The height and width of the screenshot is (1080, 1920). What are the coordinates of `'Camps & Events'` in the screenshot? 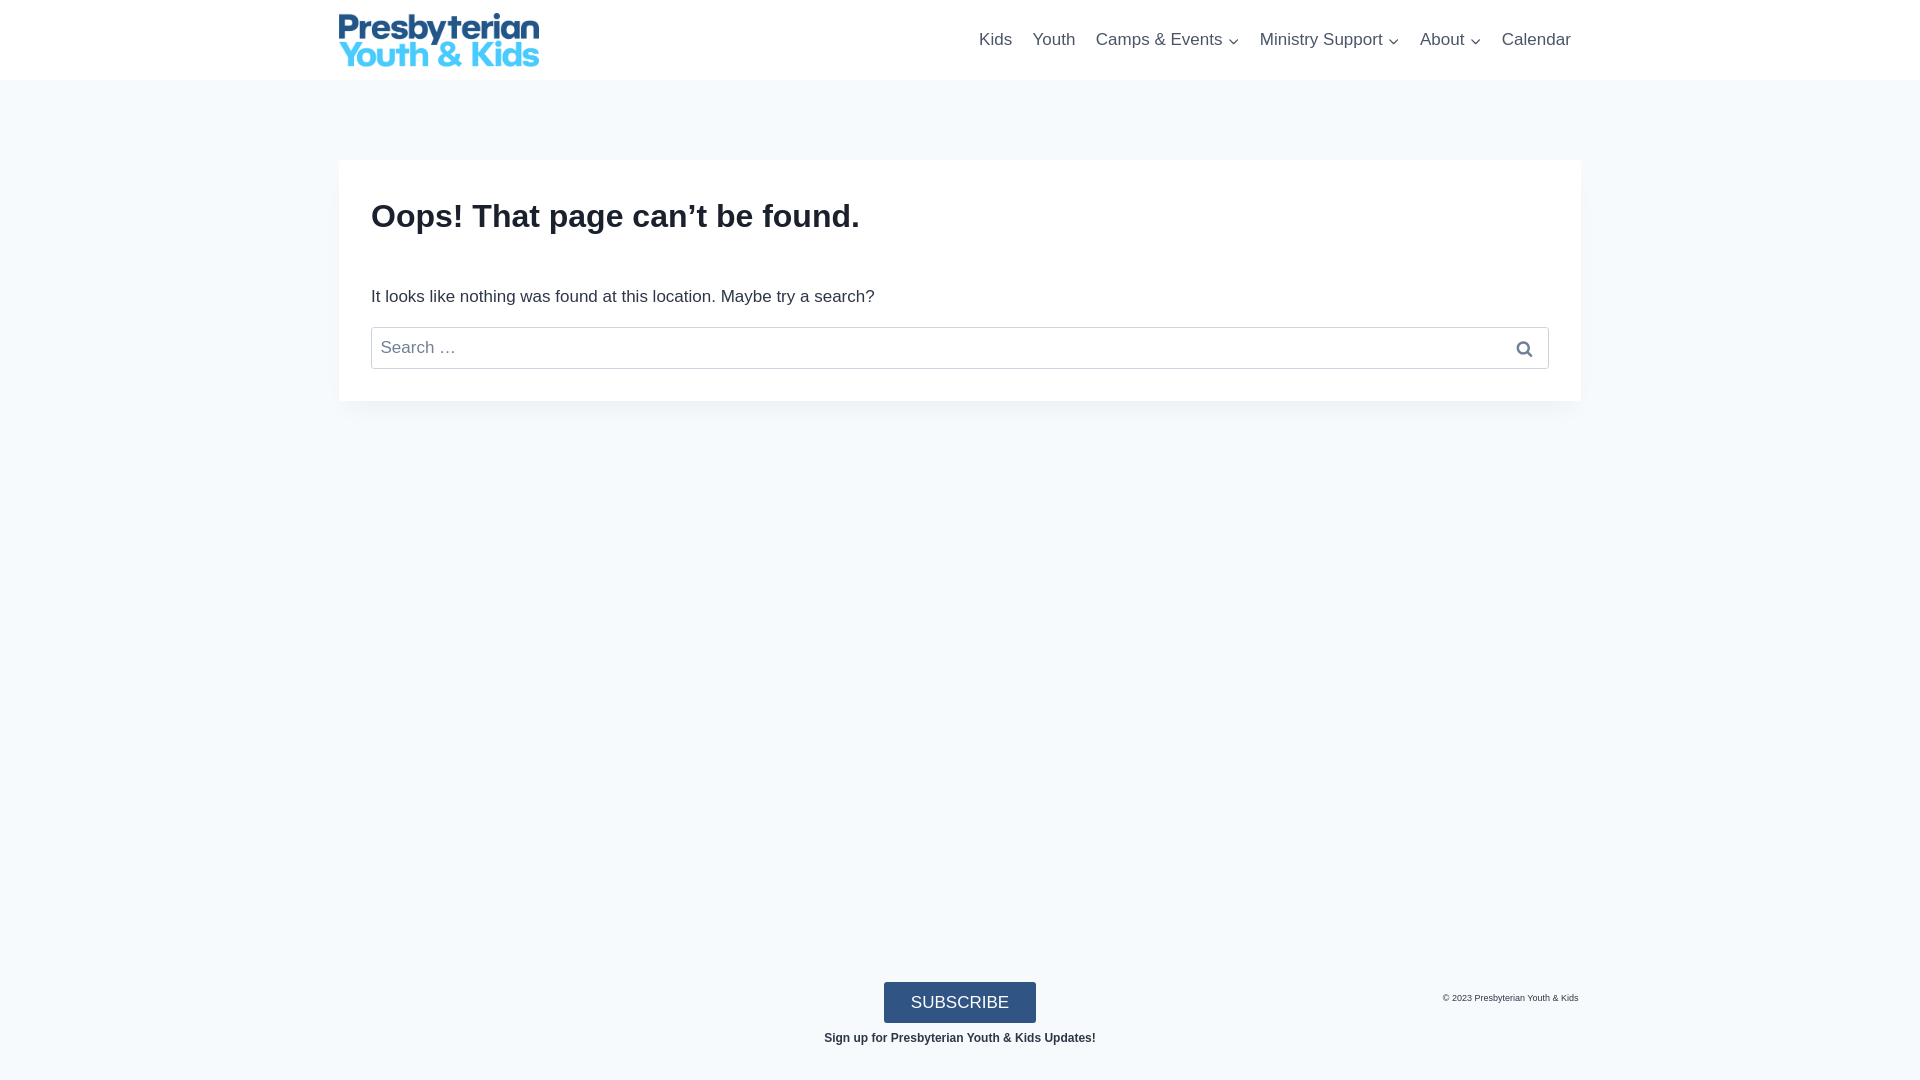 It's located at (1084, 39).